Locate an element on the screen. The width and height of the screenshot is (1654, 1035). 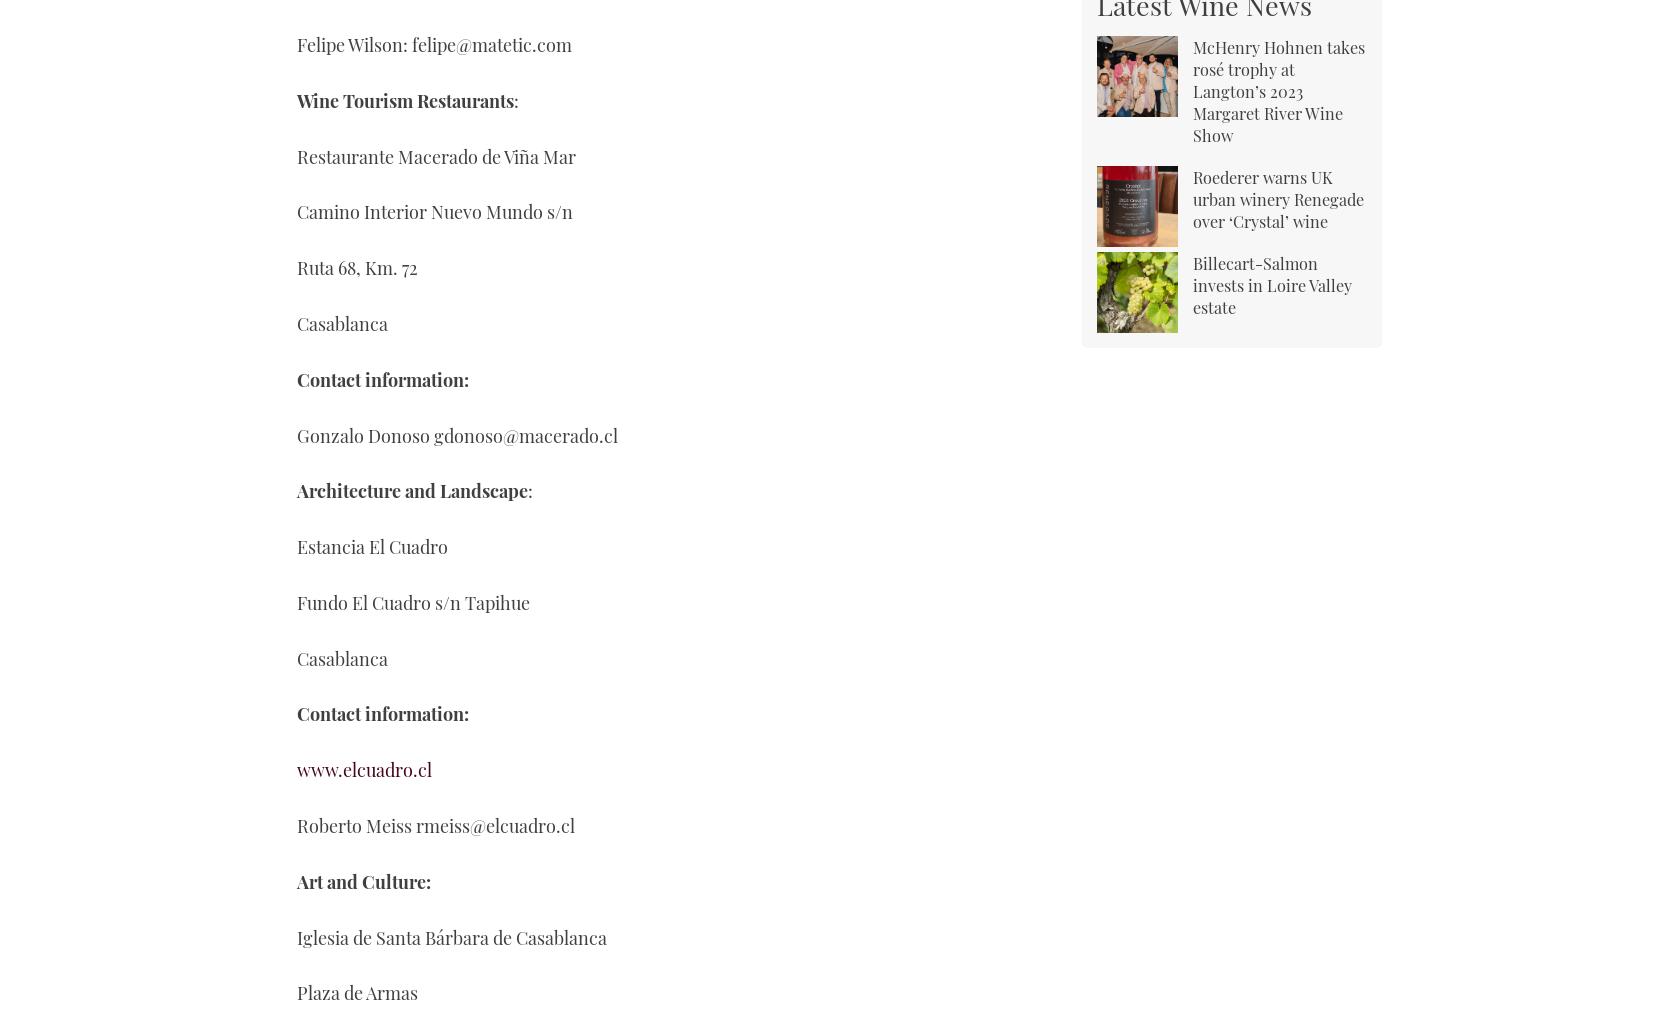
'Gonzalo Donoso gdonoso@macerado.cl' is located at coordinates (457, 435).